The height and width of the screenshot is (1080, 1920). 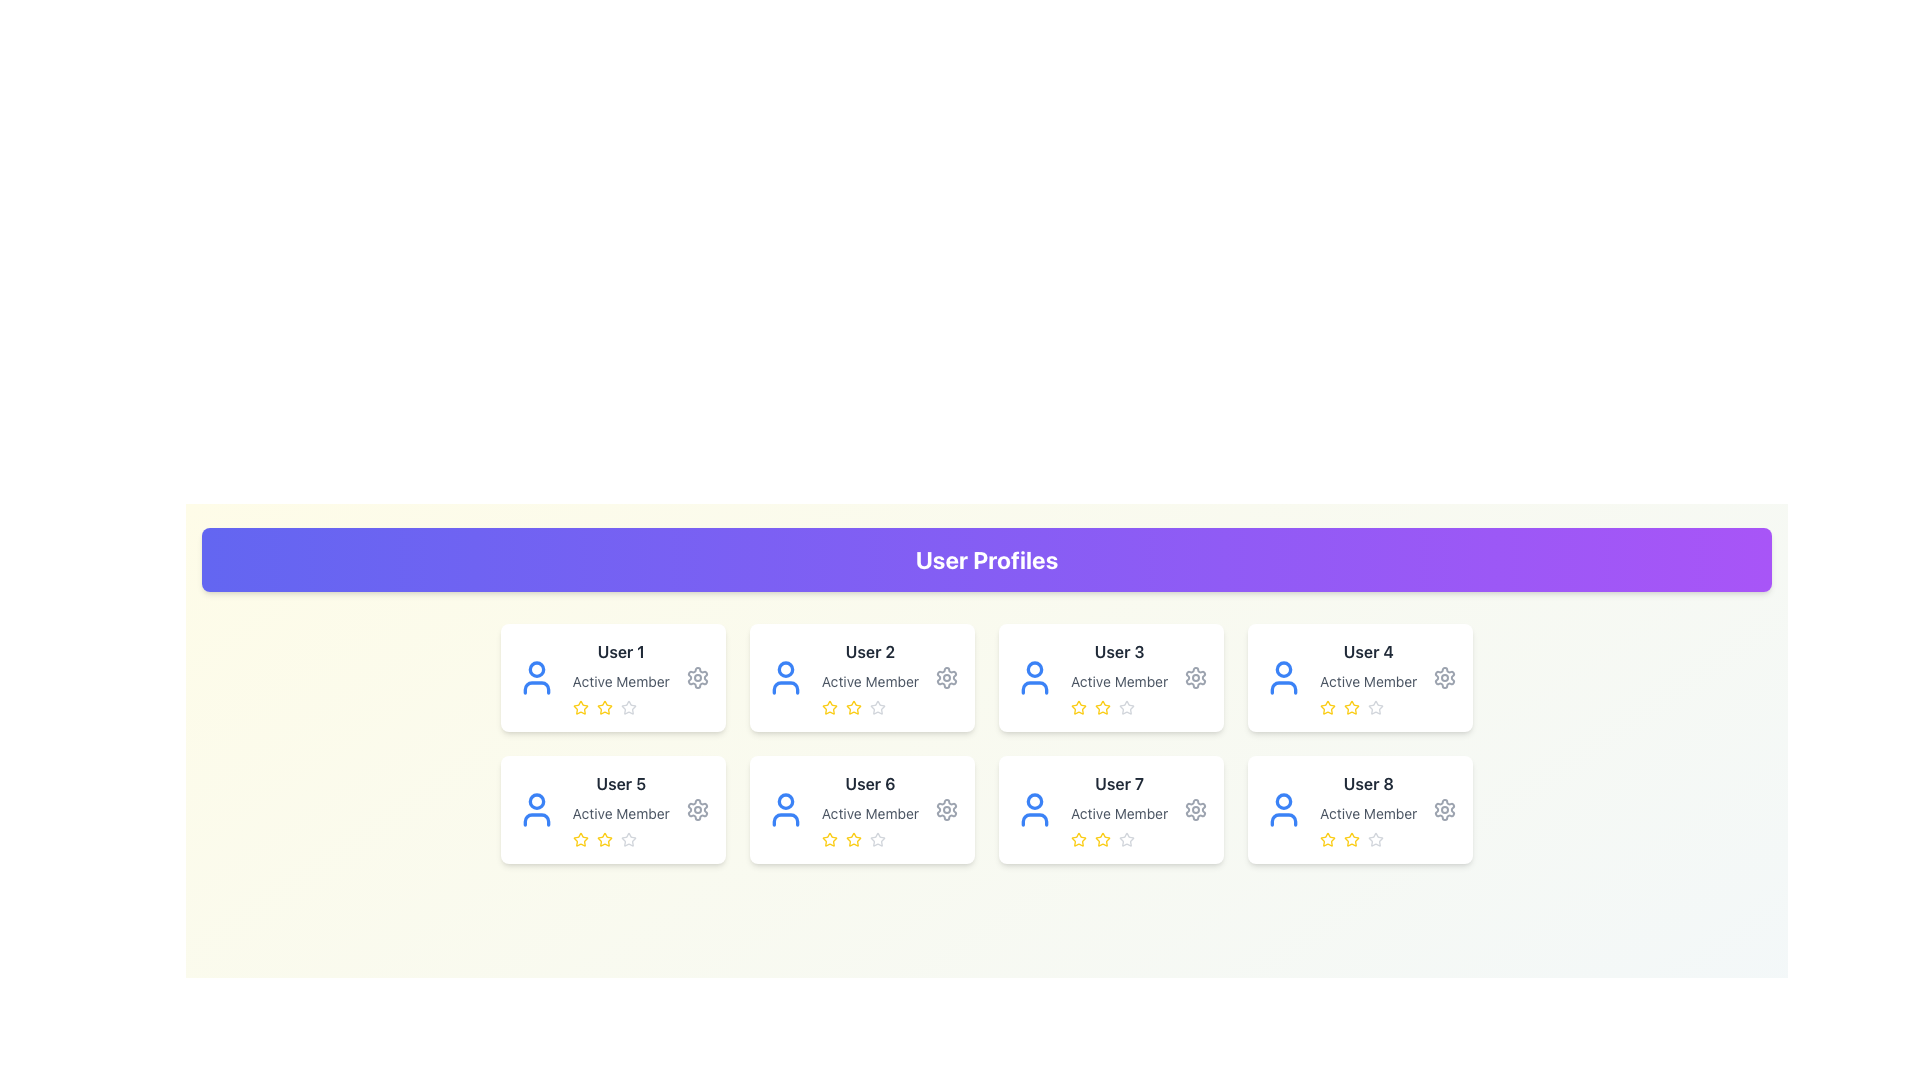 What do you see at coordinates (1118, 813) in the screenshot?
I see `the status text label indicating that User 7 is an active member, located in the 'User 7' card in the bottom right corner of the 2nd row of the user grid` at bounding box center [1118, 813].